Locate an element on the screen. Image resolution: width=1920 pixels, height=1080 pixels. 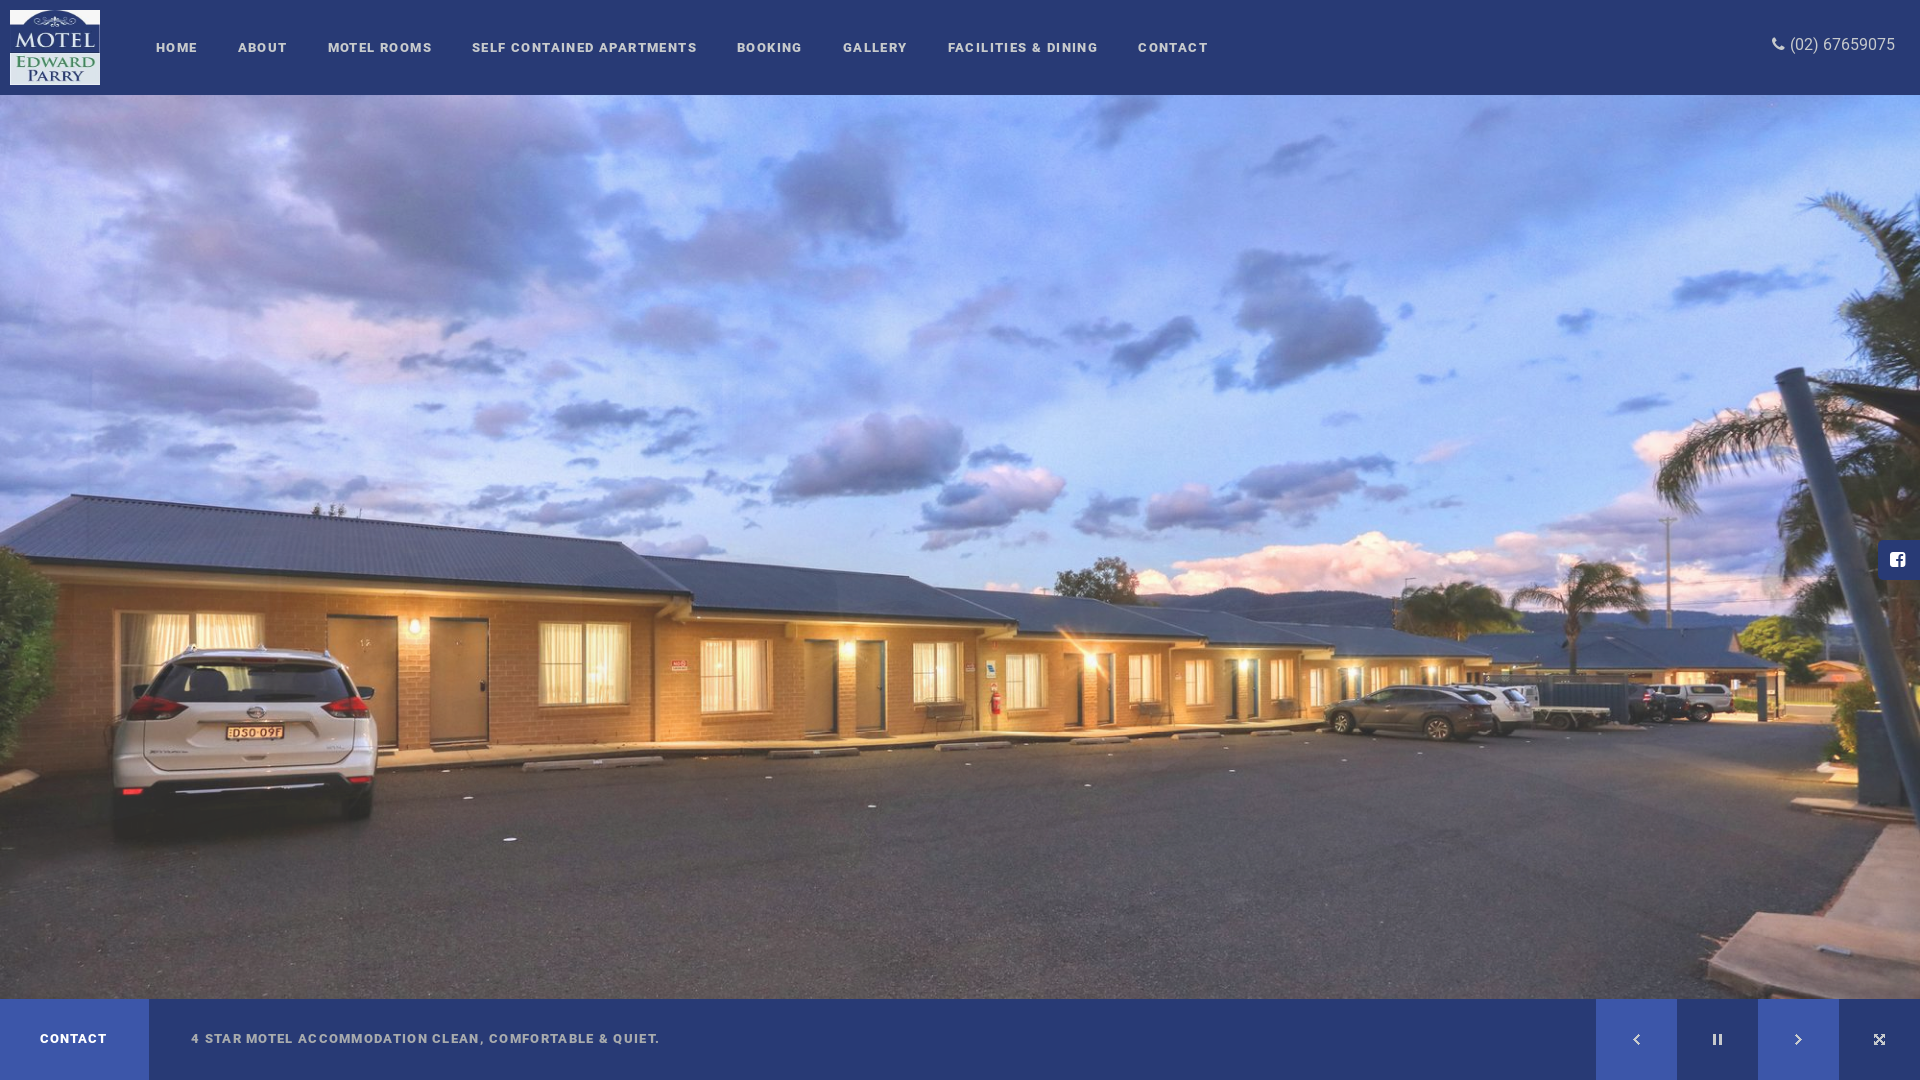
'MOTEL ROOMS' is located at coordinates (306, 46).